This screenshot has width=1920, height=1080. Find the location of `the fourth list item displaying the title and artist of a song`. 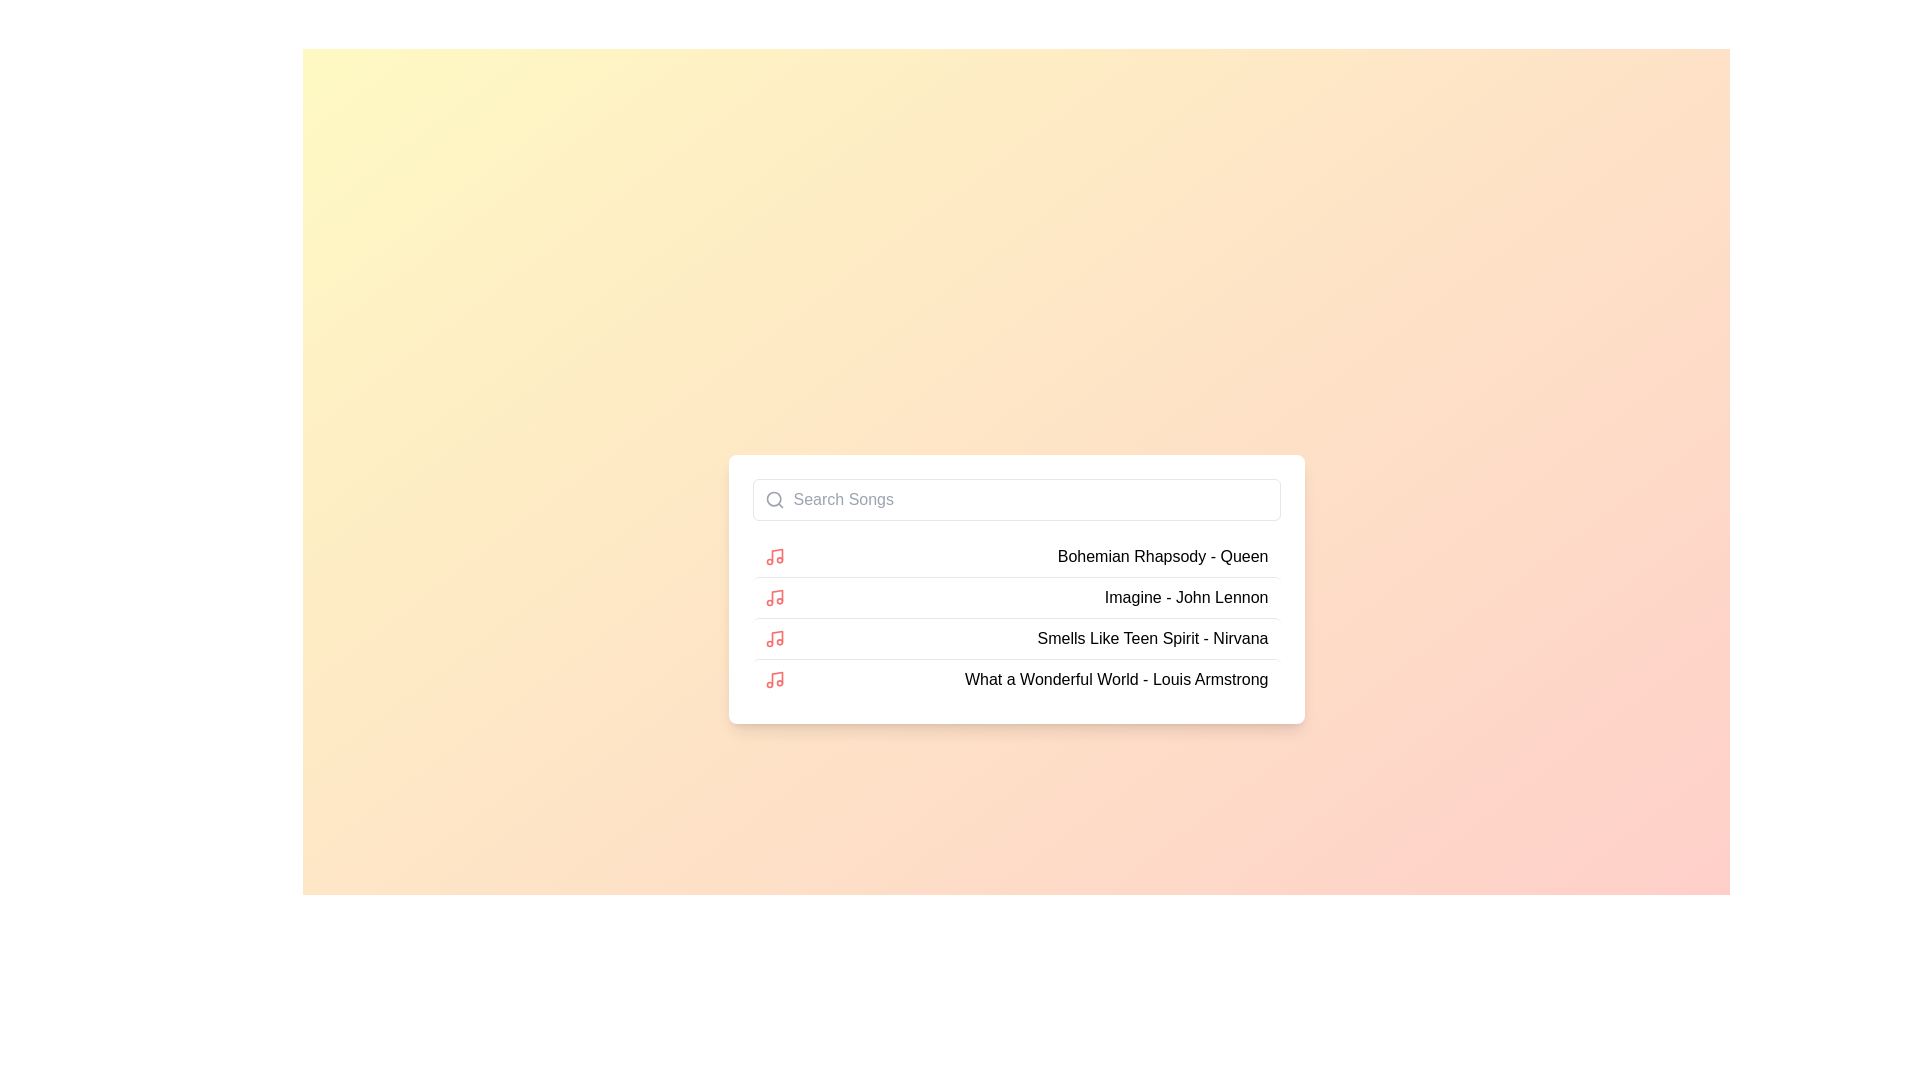

the fourth list item displaying the title and artist of a song is located at coordinates (1016, 677).